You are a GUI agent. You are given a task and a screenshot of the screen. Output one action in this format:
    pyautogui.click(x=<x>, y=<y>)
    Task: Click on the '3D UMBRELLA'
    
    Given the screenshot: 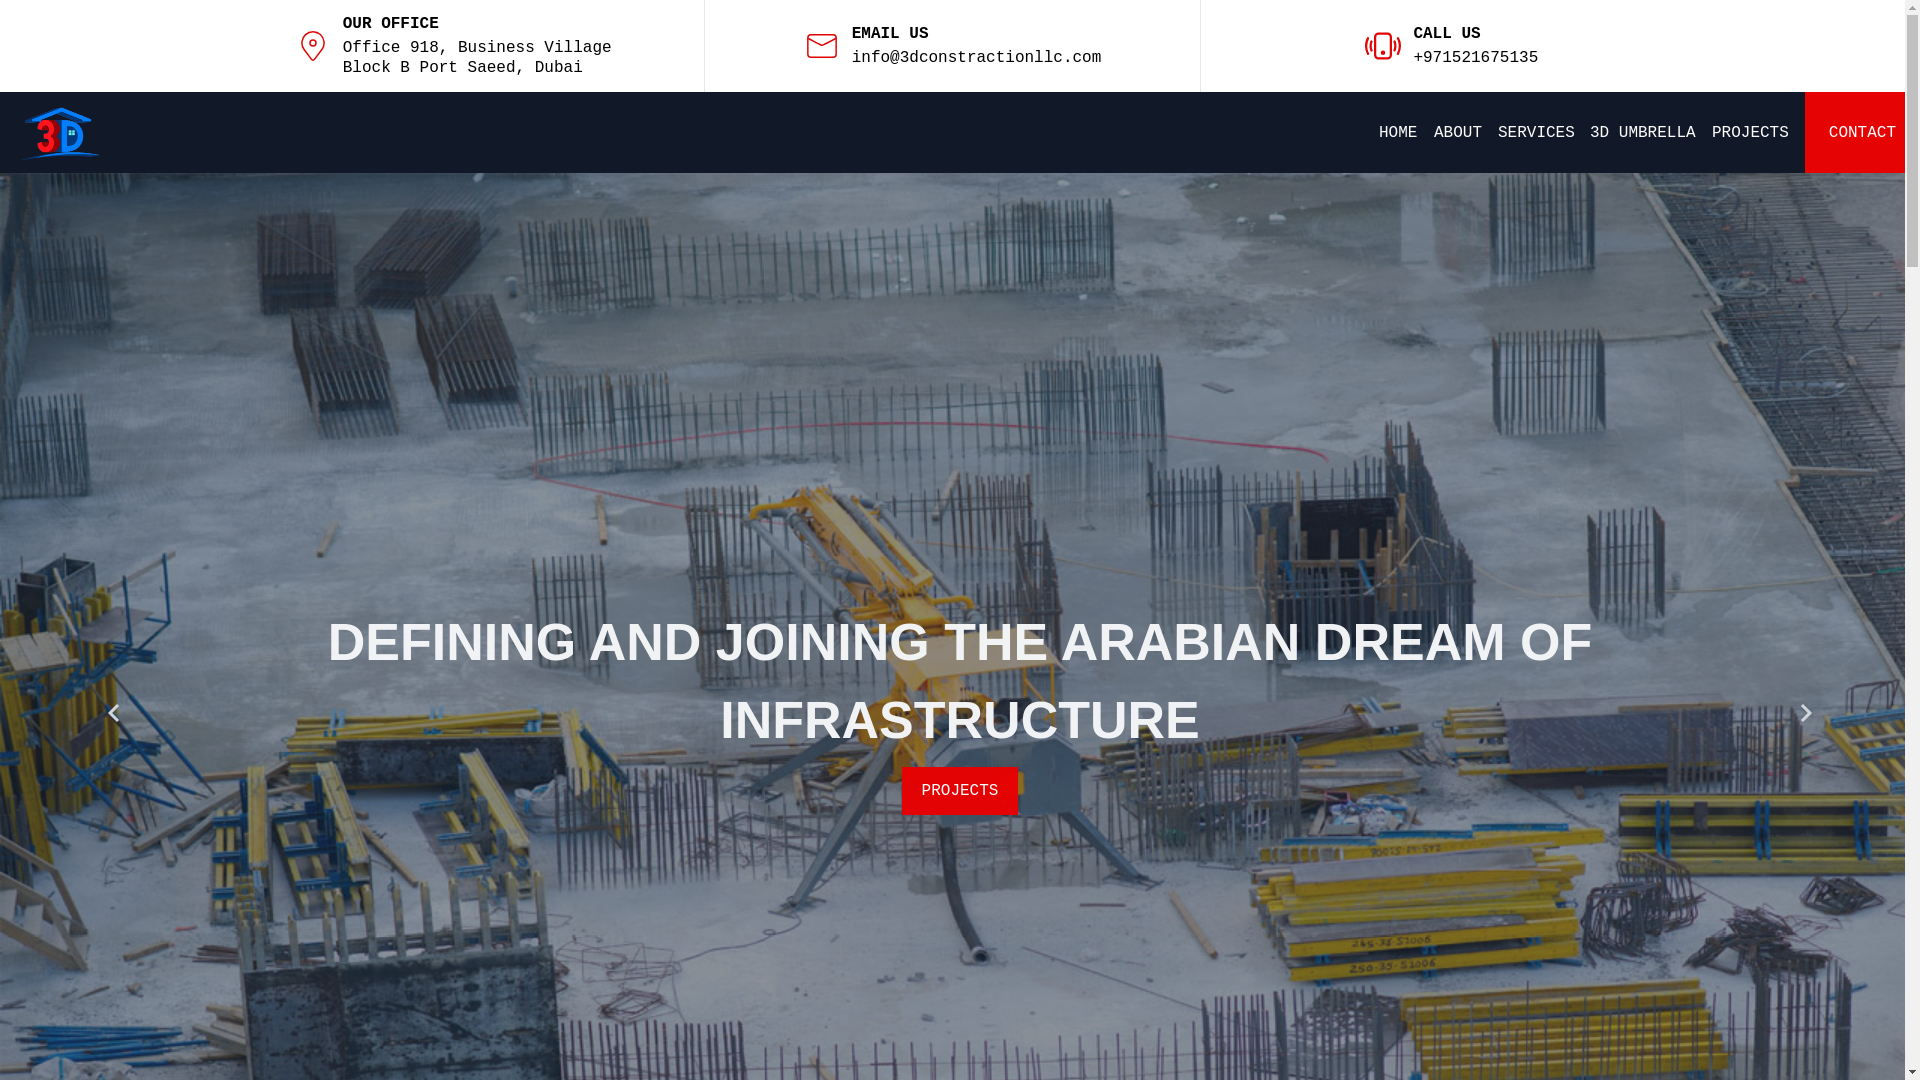 What is the action you would take?
    pyautogui.click(x=1642, y=132)
    